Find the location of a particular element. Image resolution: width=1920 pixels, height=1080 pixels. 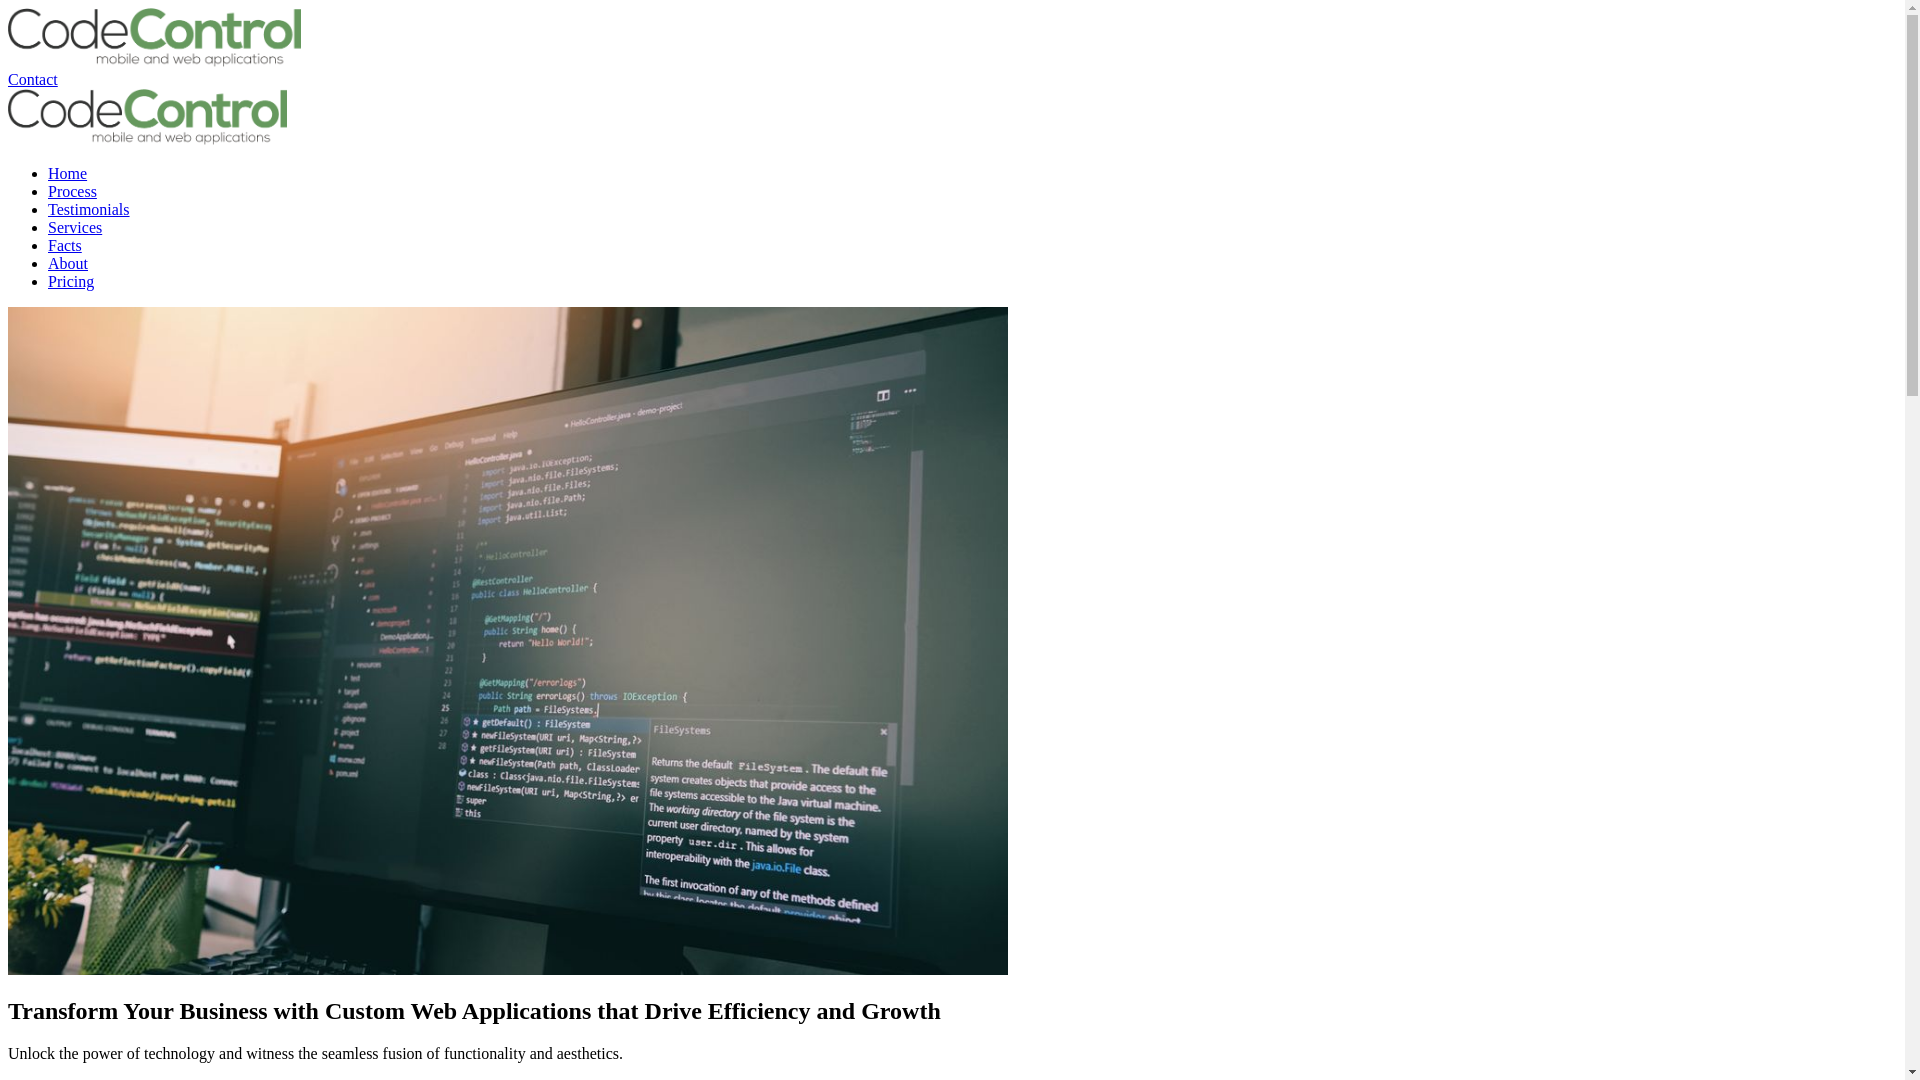

'Contact' is located at coordinates (33, 78).